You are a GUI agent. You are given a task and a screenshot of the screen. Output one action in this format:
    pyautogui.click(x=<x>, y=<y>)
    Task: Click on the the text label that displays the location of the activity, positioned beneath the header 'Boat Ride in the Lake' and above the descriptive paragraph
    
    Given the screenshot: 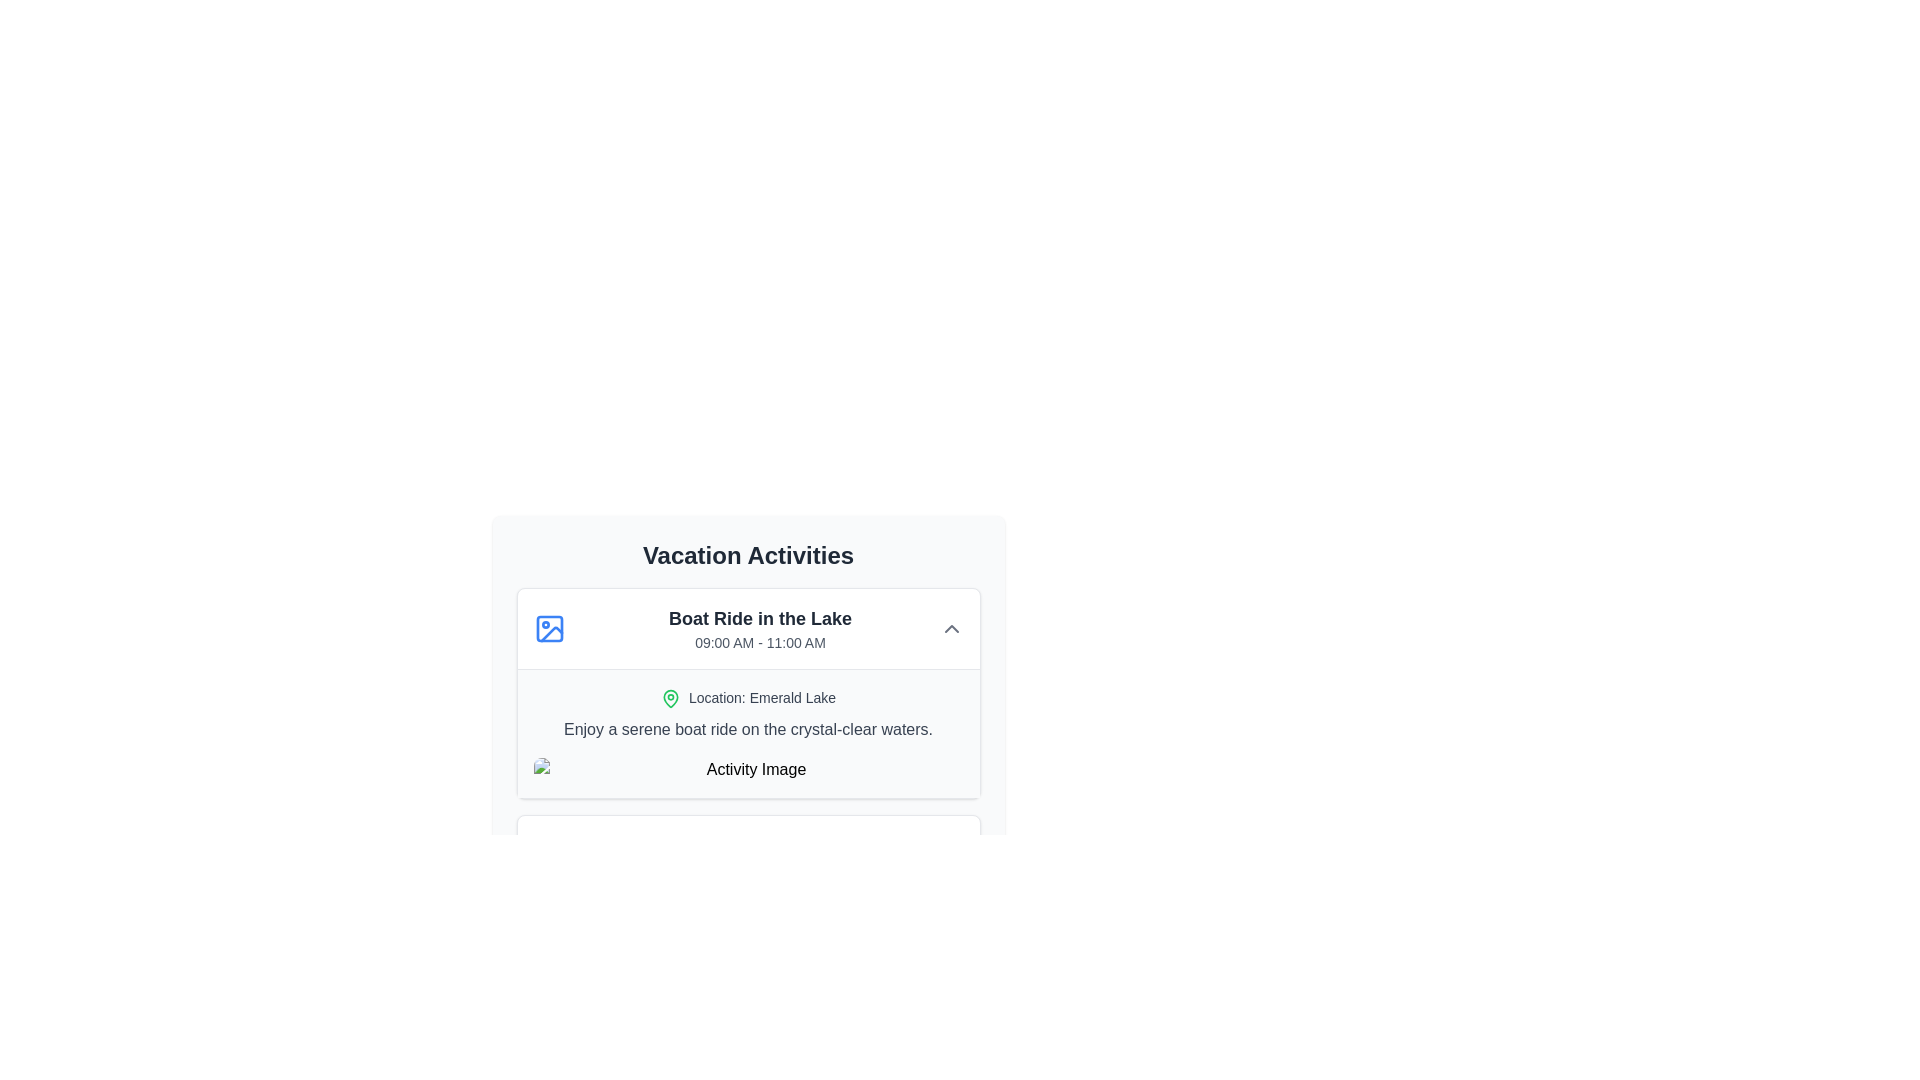 What is the action you would take?
    pyautogui.click(x=761, y=697)
    